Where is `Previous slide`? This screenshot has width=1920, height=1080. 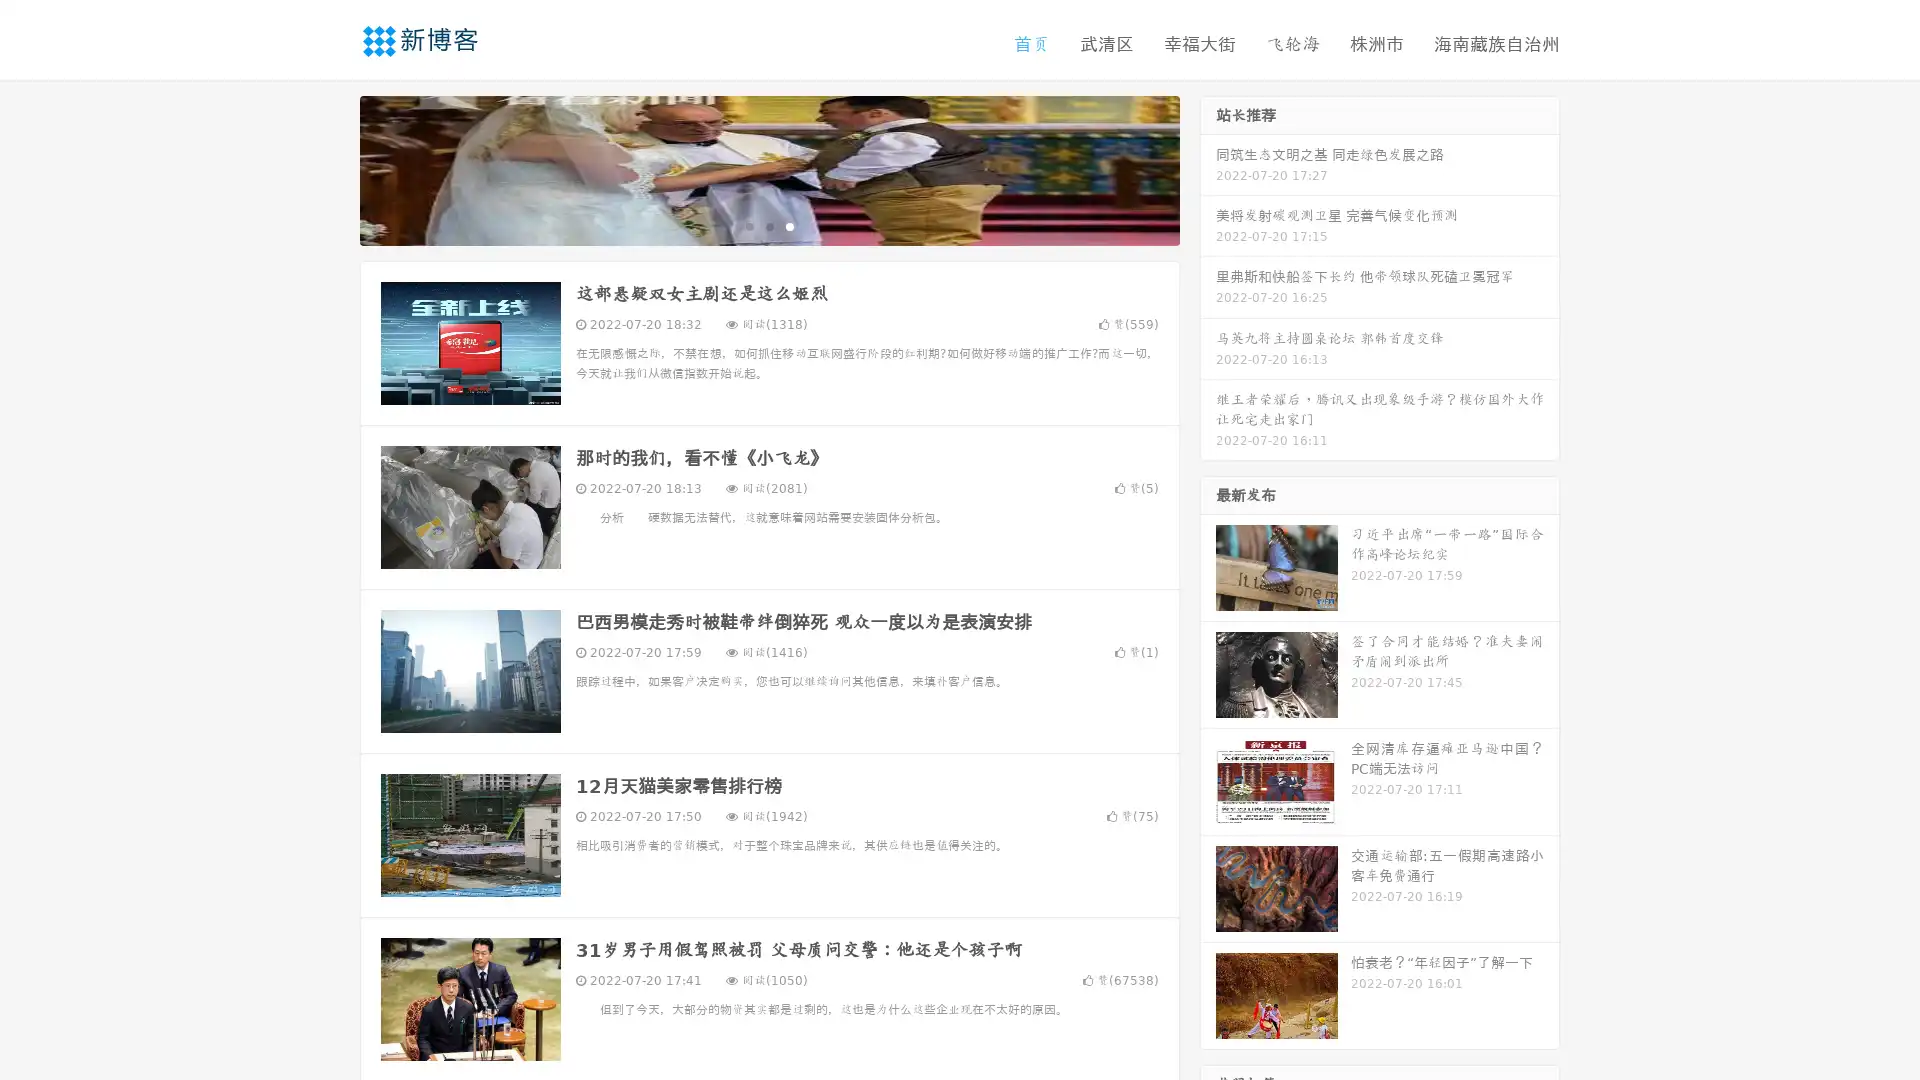 Previous slide is located at coordinates (330, 168).